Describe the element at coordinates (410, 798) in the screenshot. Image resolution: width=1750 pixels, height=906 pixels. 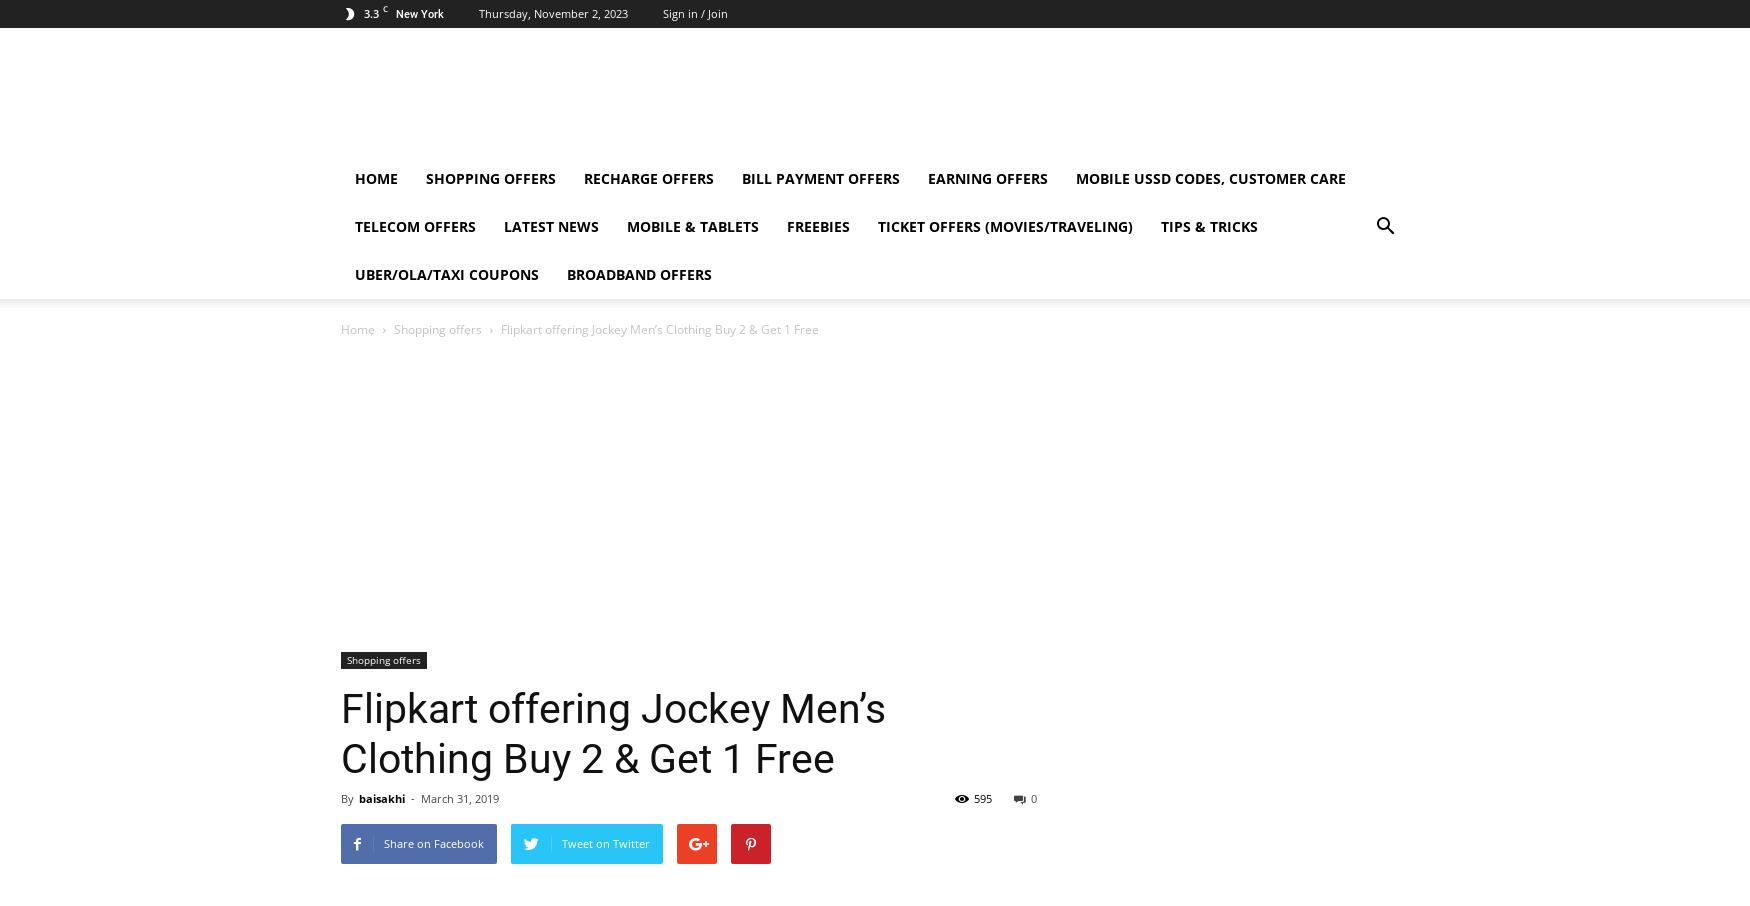
I see `'-'` at that location.